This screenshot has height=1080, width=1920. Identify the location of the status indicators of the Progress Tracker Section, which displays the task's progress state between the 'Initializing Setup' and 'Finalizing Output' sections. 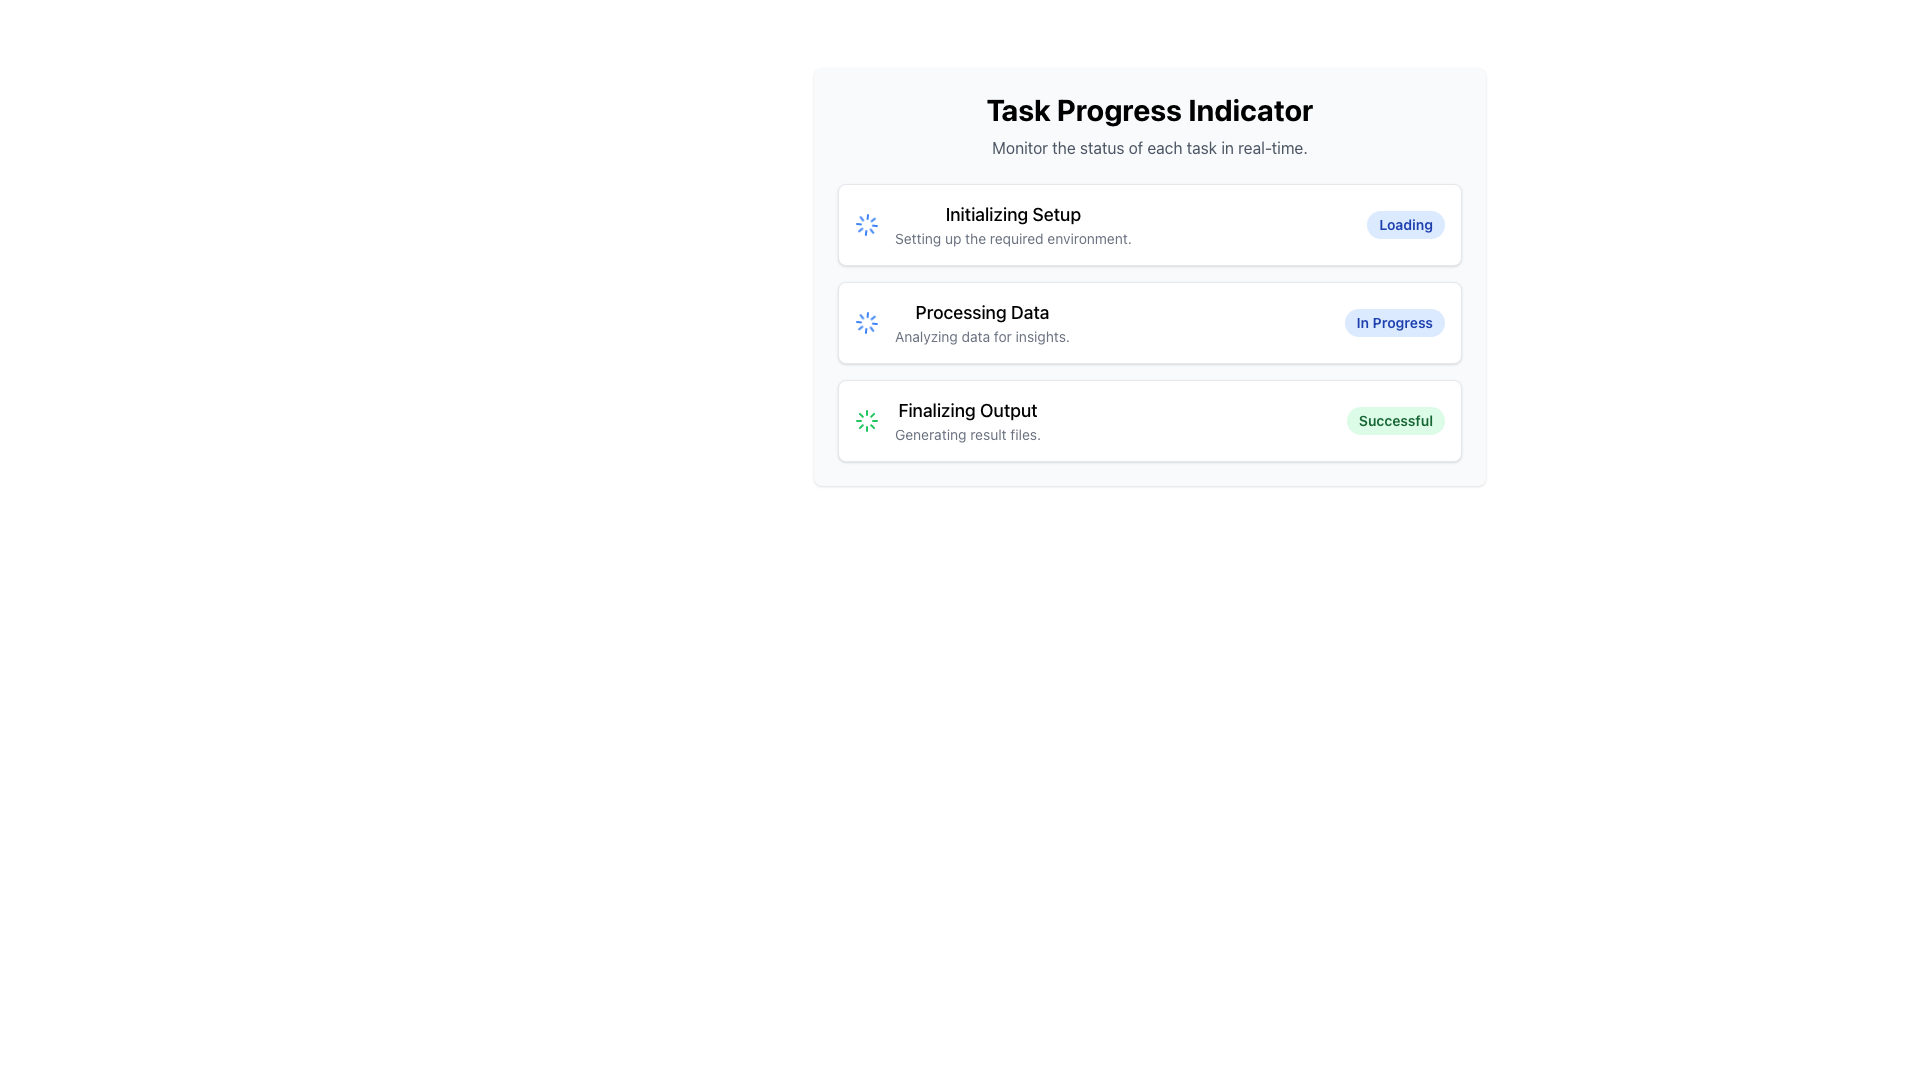
(1150, 322).